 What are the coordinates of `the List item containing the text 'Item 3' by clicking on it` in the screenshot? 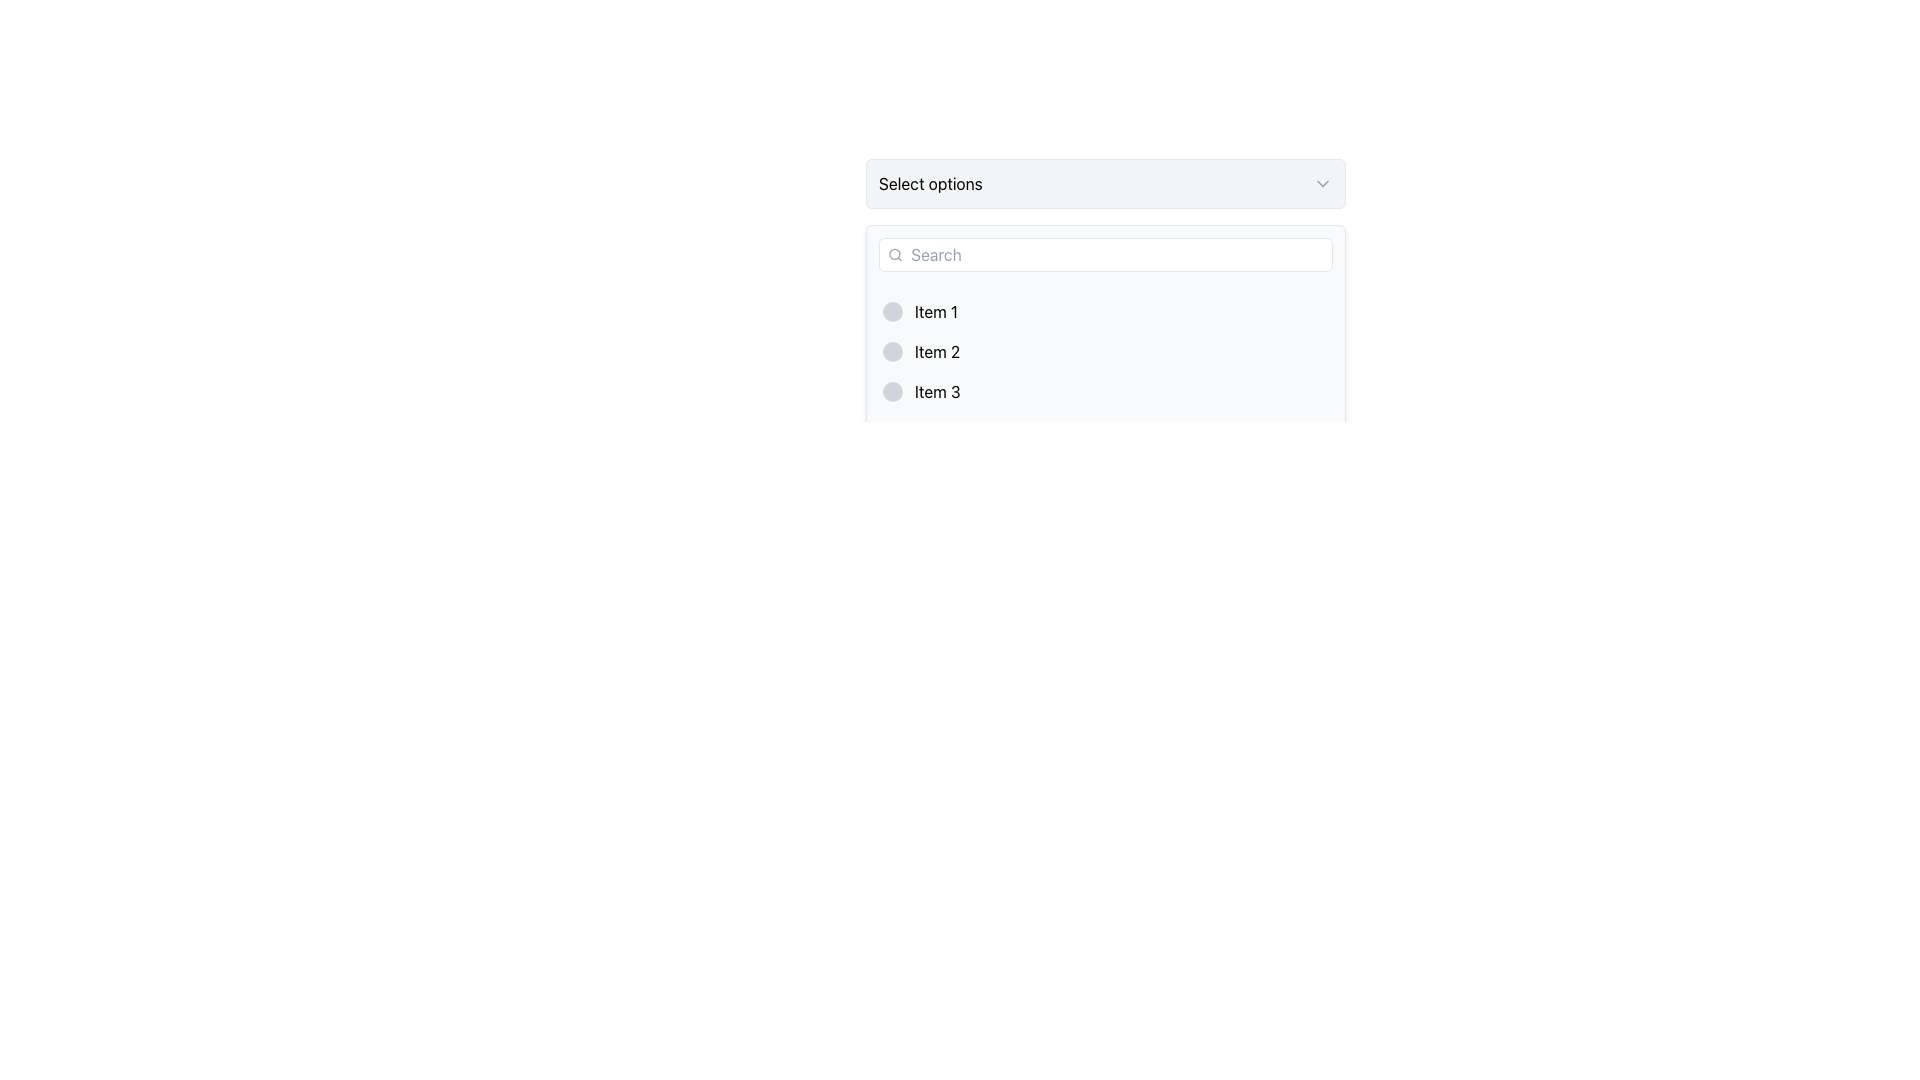 It's located at (1104, 392).